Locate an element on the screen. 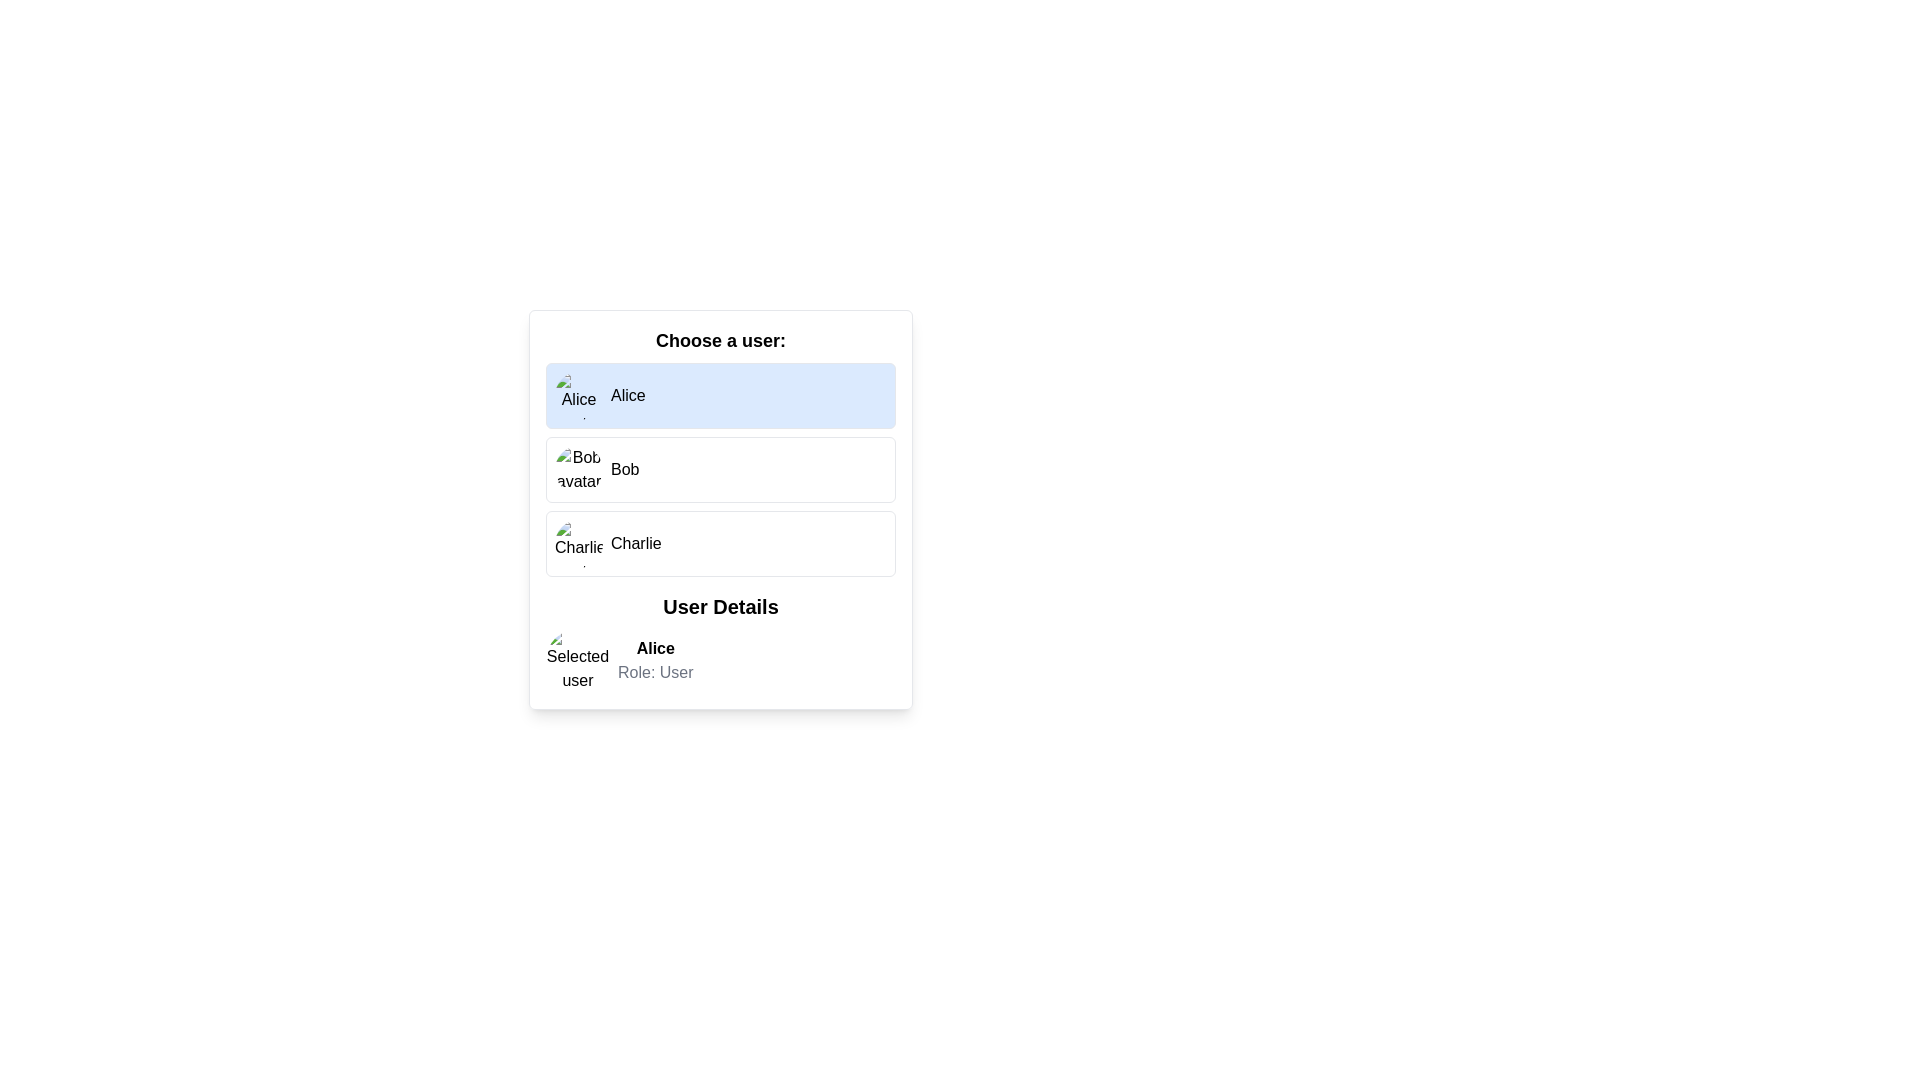 The height and width of the screenshot is (1080, 1920). the Text Display Area that displays the selected user's name ('Alice') and role ('User') in the 'User Details' section, located below 'Selected user' and next to a circular avatar image is located at coordinates (655, 660).